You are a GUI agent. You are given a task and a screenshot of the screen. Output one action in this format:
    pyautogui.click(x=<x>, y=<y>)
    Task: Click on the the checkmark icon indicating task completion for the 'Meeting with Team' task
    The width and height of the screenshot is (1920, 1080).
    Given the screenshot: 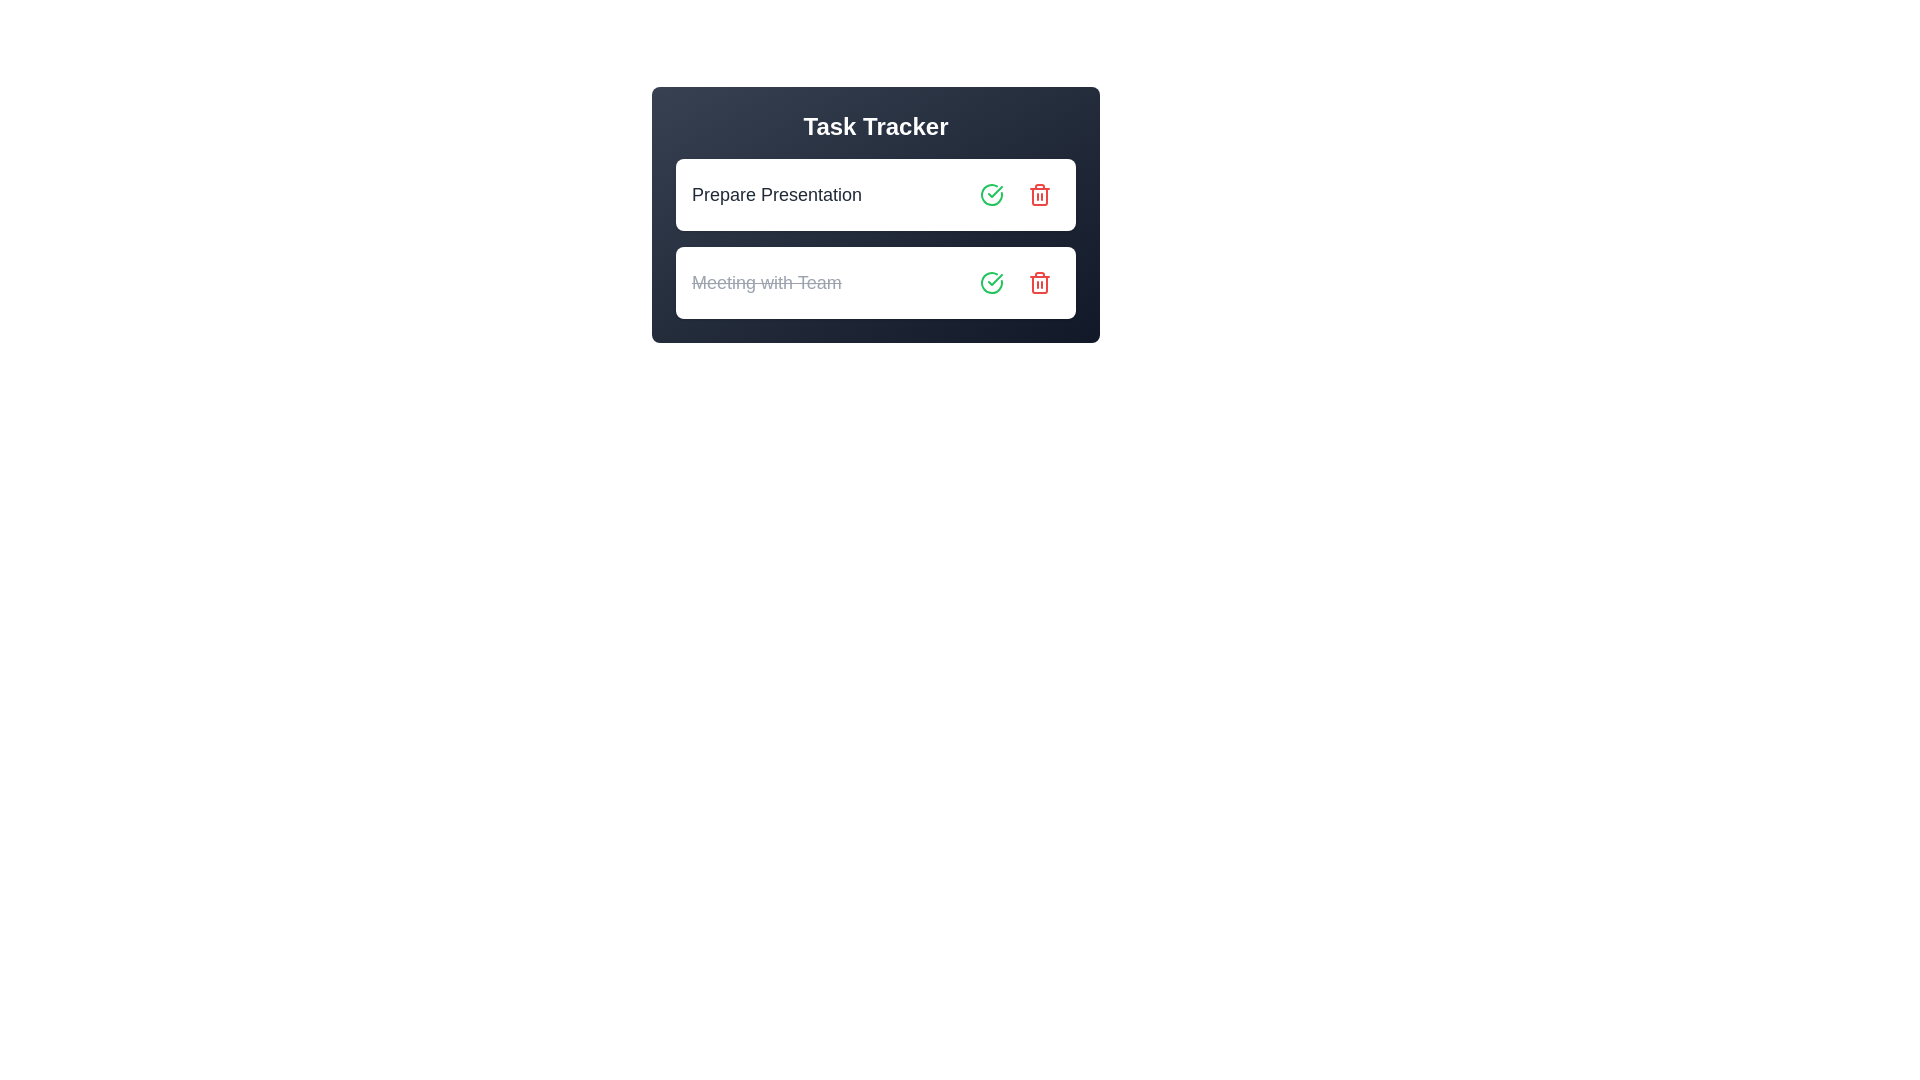 What is the action you would take?
    pyautogui.click(x=995, y=192)
    